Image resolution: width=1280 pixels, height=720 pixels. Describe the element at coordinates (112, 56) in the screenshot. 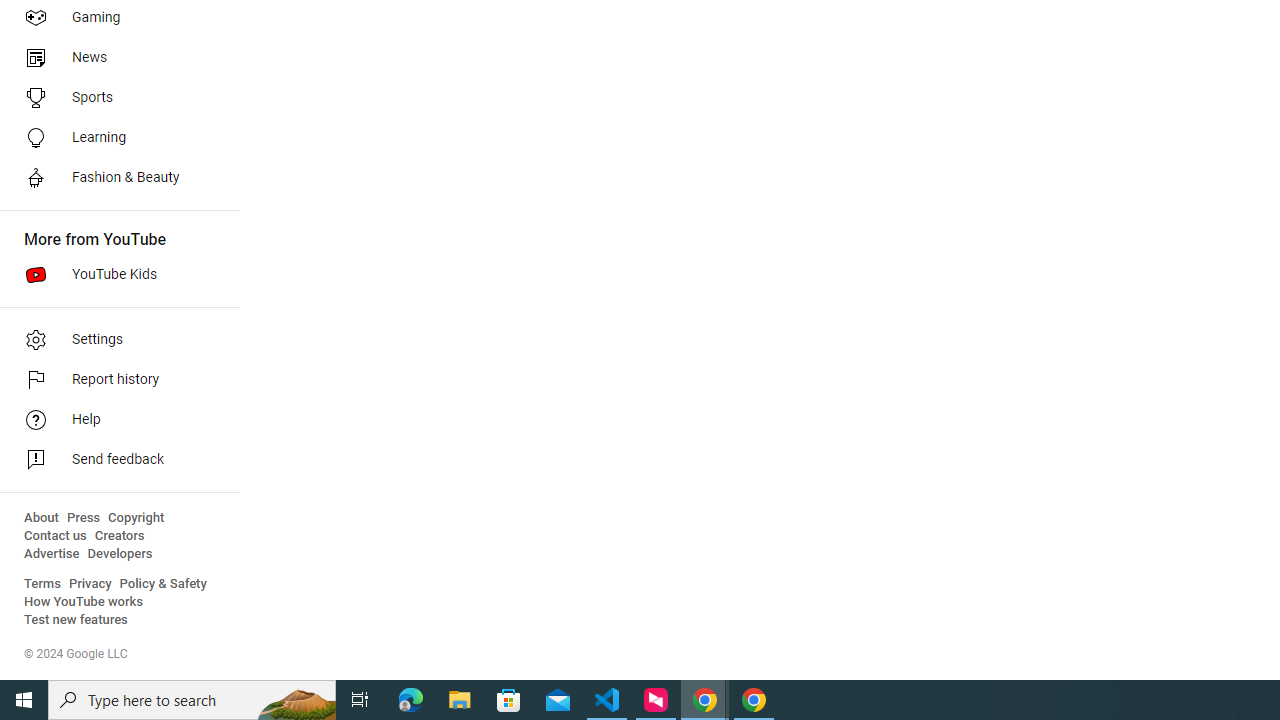

I see `'News'` at that location.